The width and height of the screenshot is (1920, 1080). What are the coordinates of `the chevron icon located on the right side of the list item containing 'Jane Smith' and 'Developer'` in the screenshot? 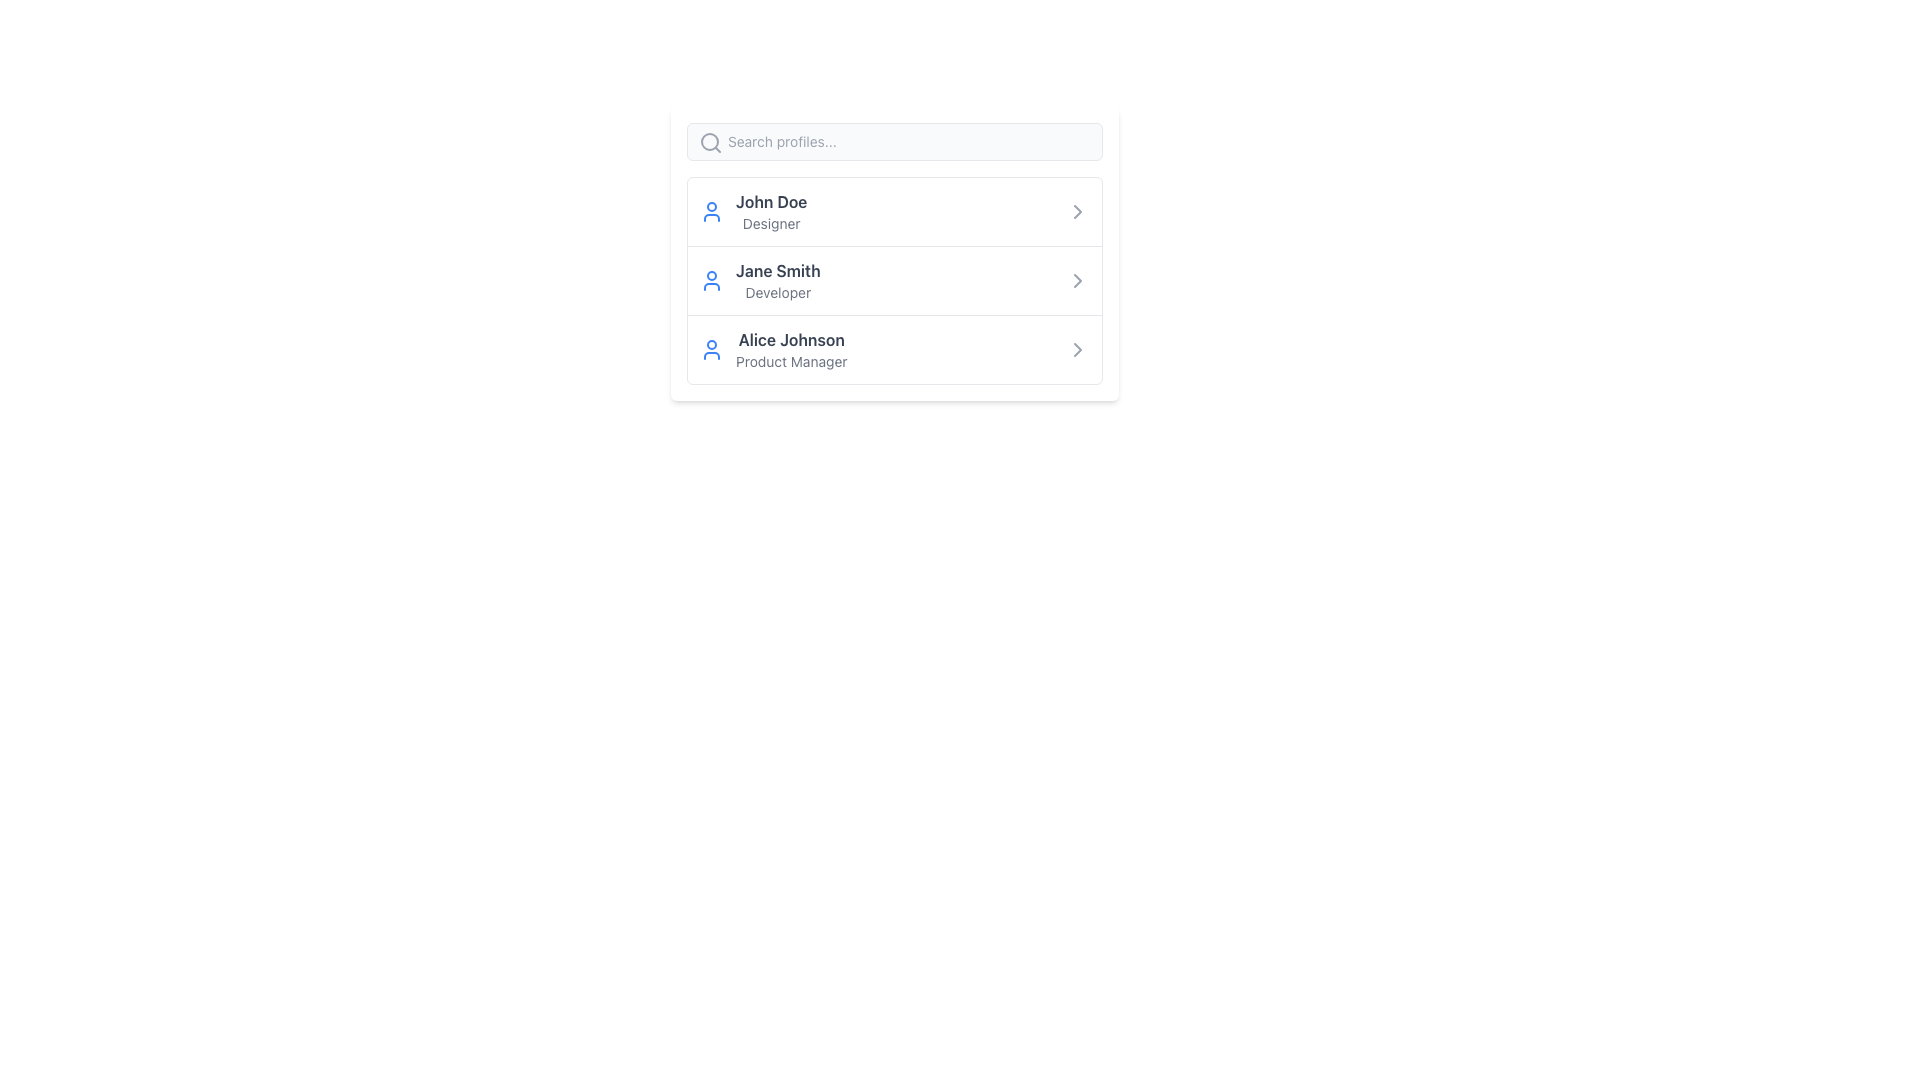 It's located at (1077, 281).